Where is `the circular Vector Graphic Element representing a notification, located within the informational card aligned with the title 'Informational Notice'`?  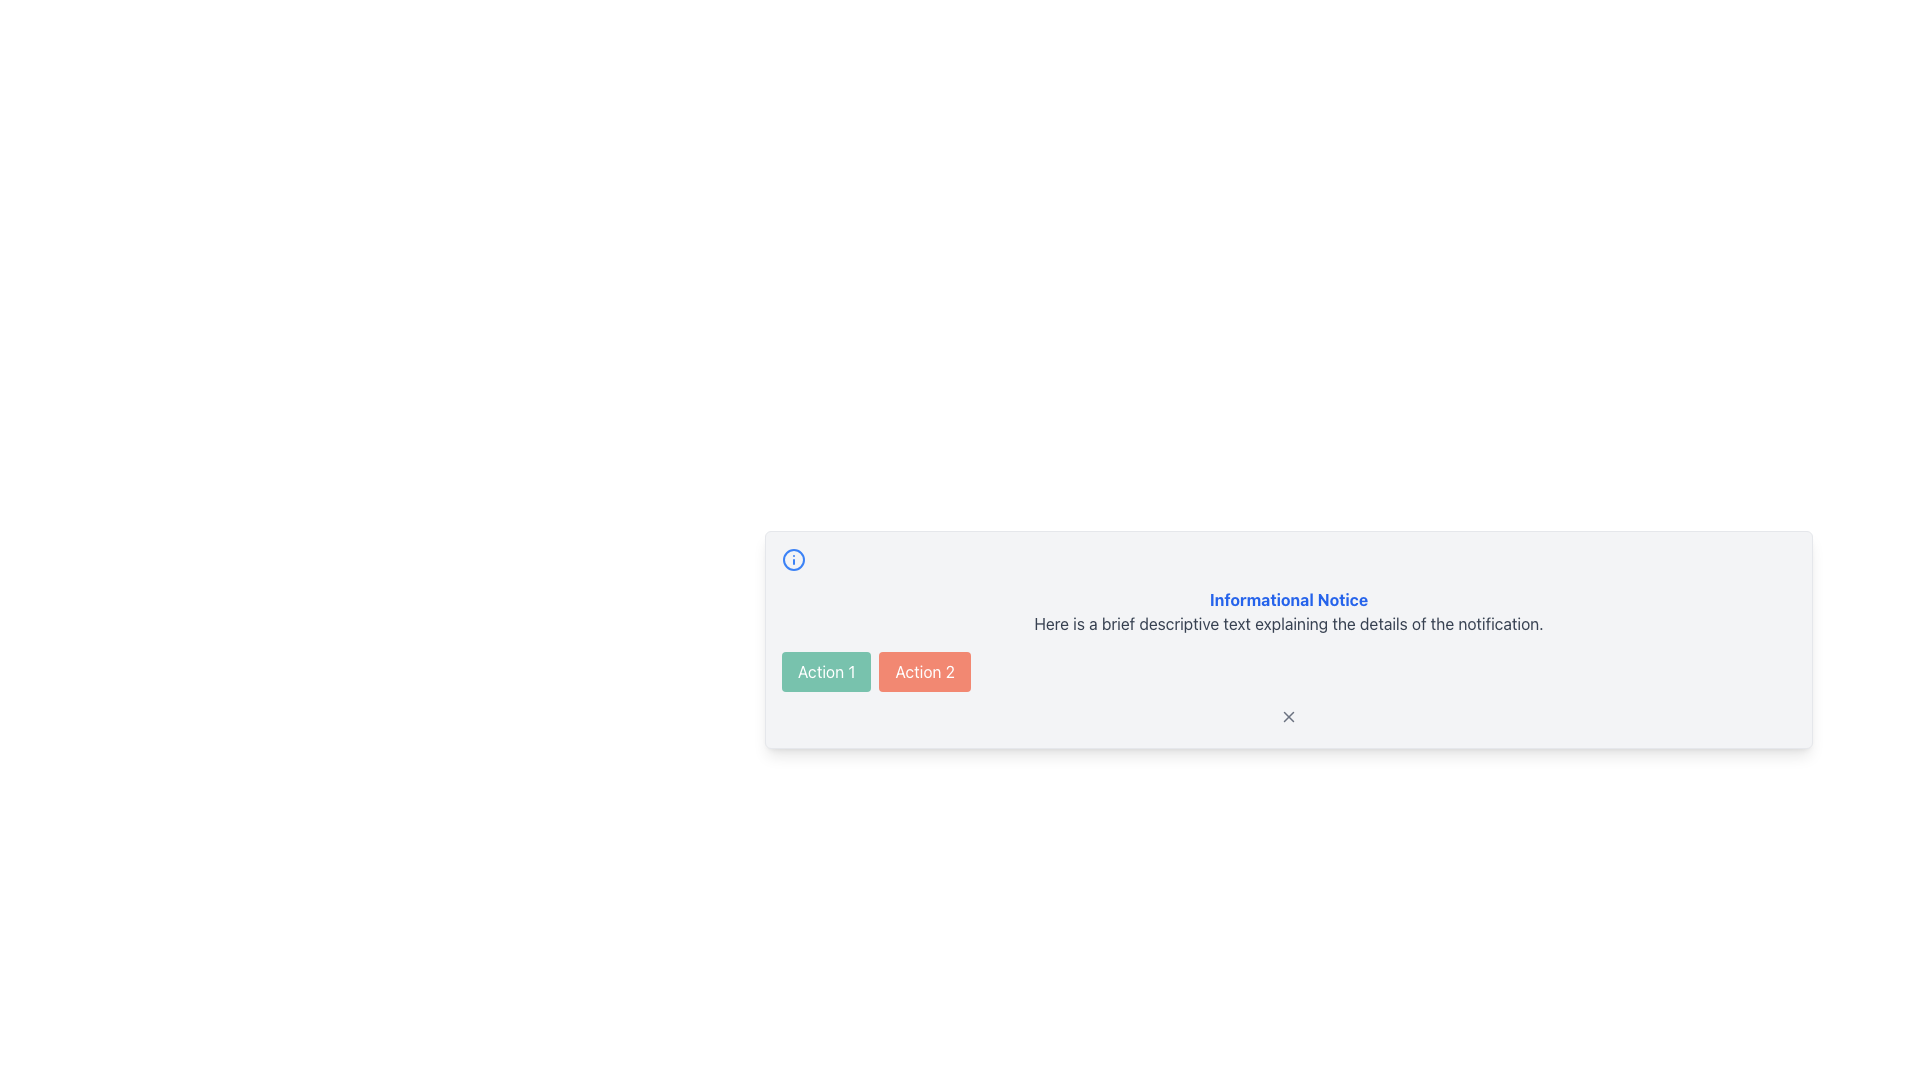
the circular Vector Graphic Element representing a notification, located within the informational card aligned with the title 'Informational Notice' is located at coordinates (792, 559).